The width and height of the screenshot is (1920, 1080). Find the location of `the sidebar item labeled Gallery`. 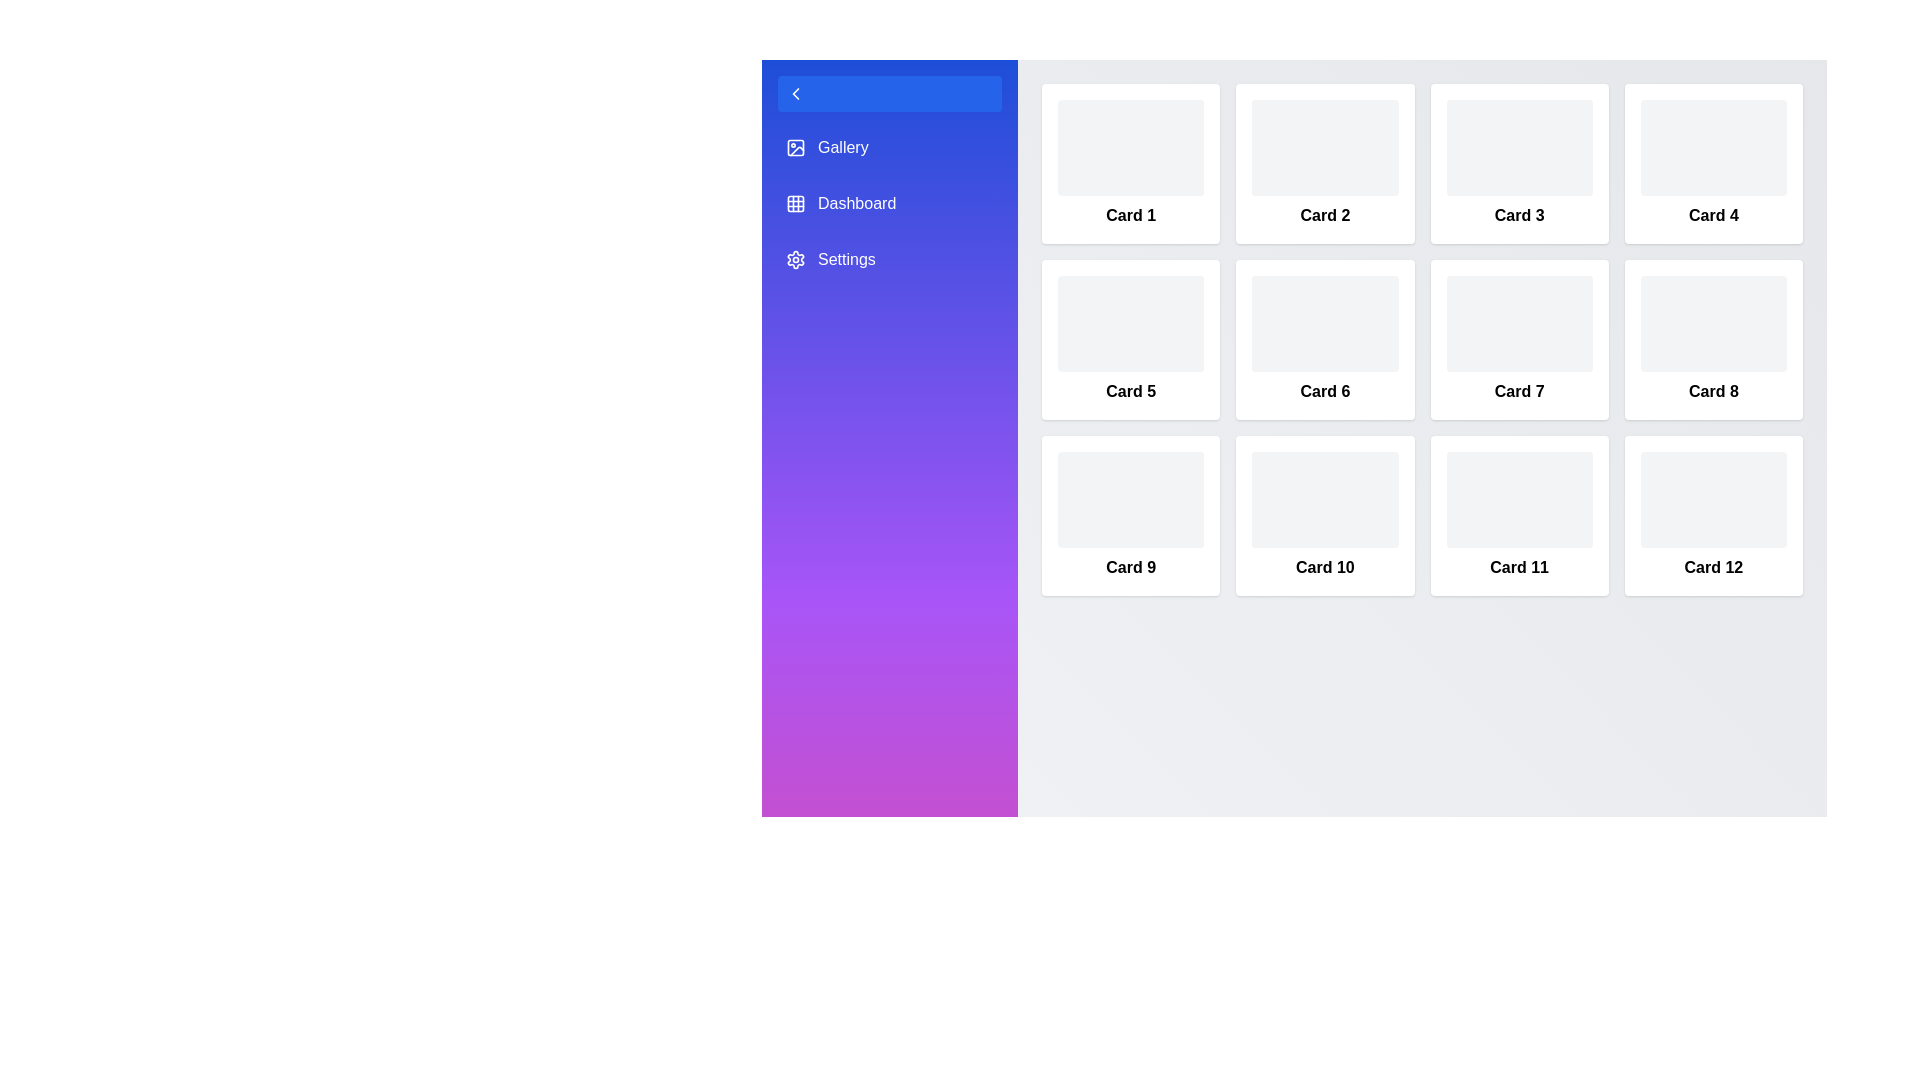

the sidebar item labeled Gallery is located at coordinates (888, 146).